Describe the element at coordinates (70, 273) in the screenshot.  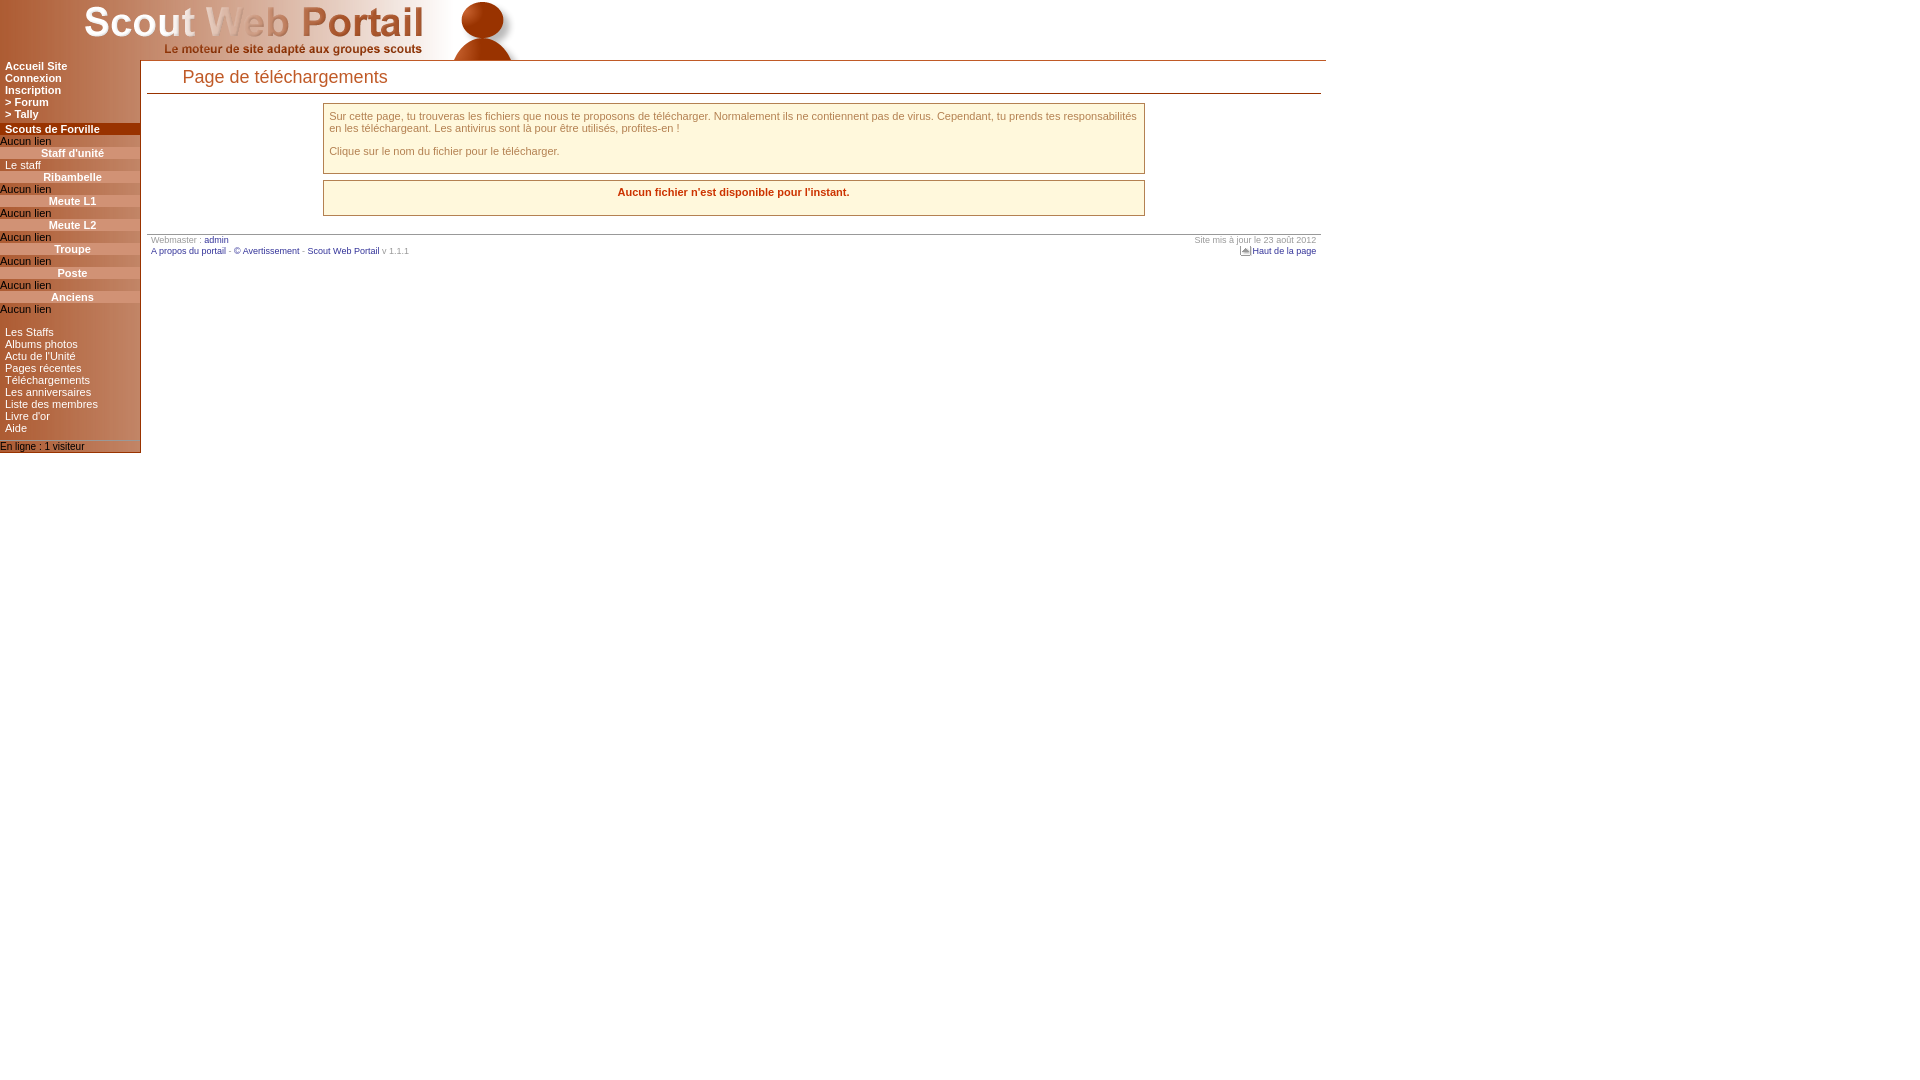
I see `'Poste'` at that location.